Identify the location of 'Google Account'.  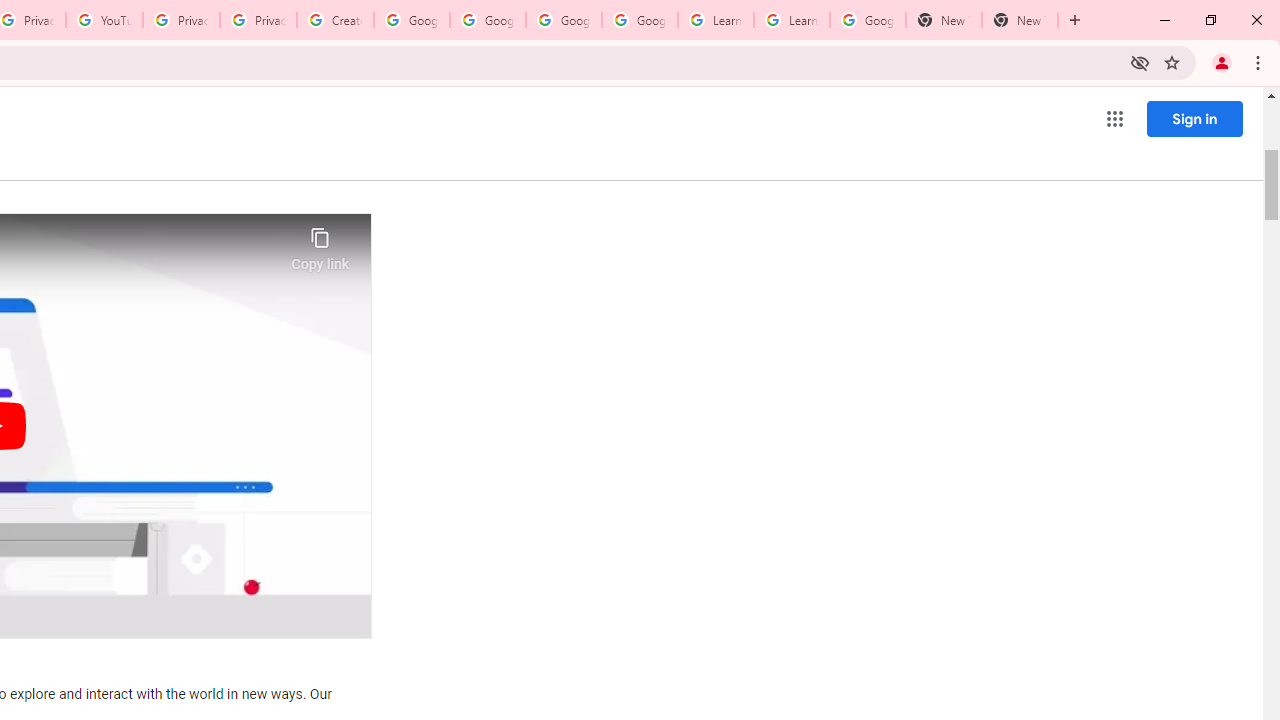
(867, 20).